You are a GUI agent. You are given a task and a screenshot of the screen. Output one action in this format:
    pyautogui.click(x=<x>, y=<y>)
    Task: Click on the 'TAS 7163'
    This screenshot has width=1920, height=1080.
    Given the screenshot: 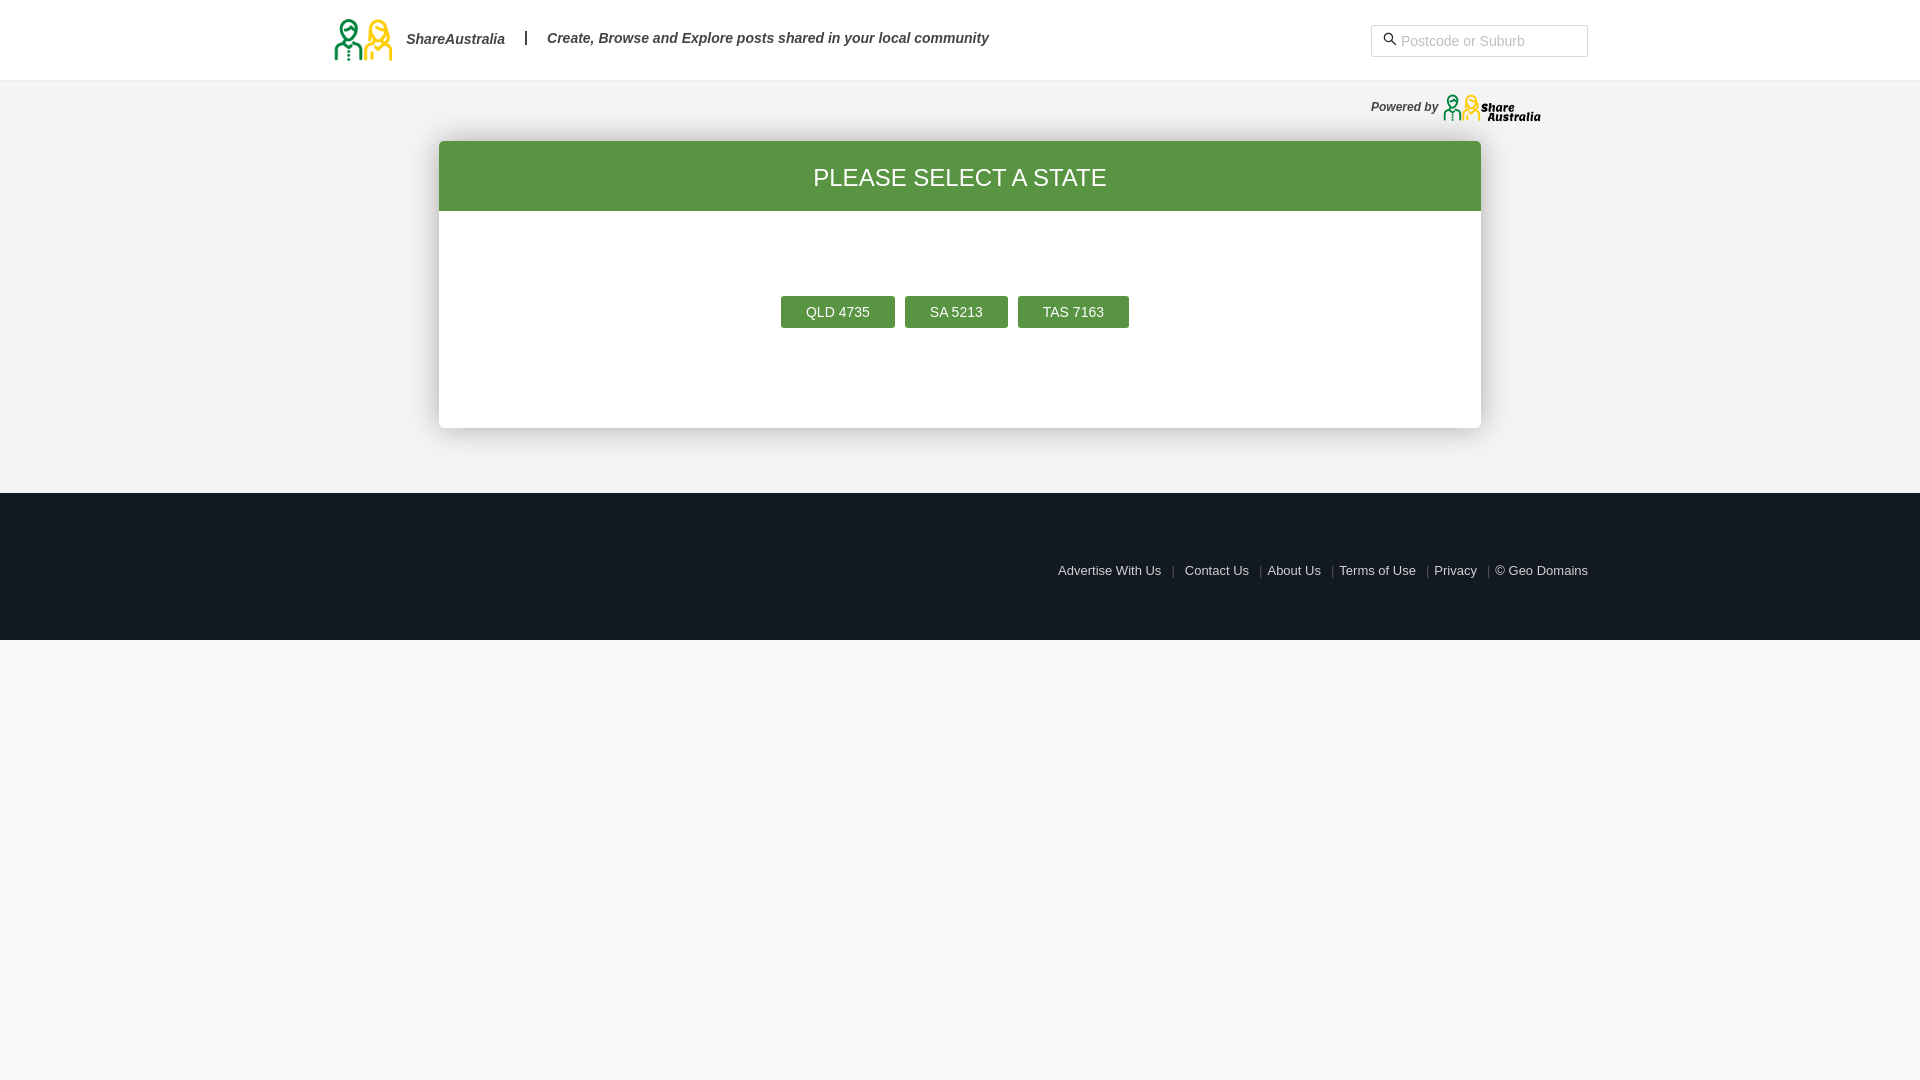 What is the action you would take?
    pyautogui.click(x=1017, y=312)
    